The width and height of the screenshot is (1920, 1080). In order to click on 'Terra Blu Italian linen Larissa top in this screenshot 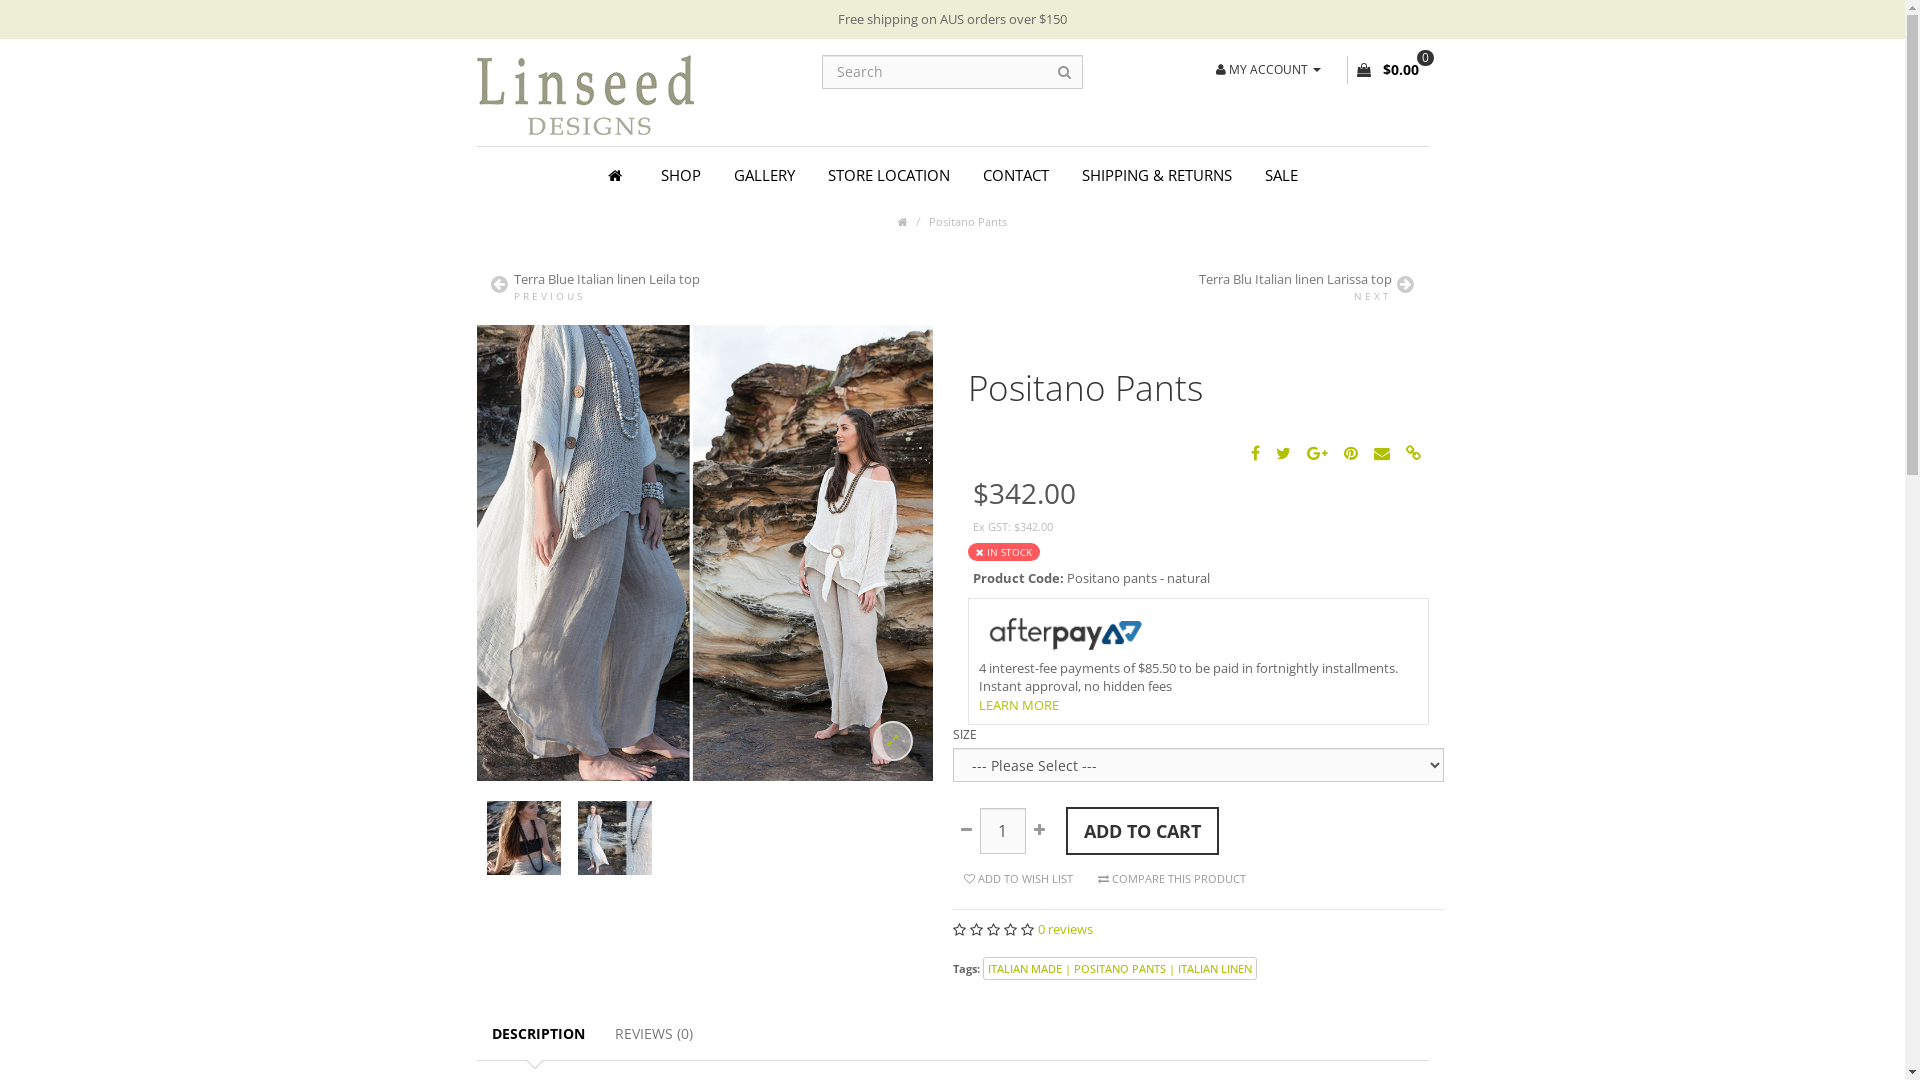, I will do `click(1190, 286)`.